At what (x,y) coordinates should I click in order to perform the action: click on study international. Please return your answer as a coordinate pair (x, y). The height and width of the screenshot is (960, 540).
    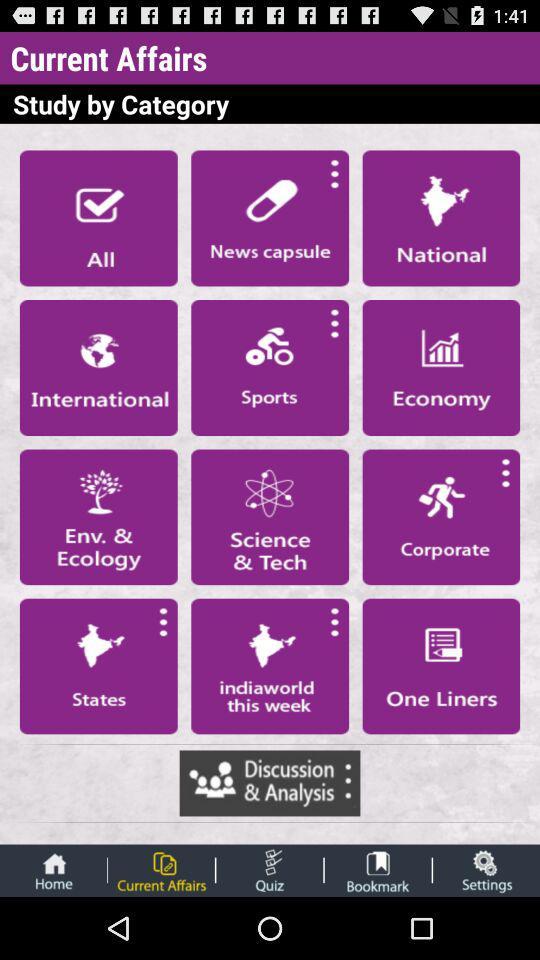
    Looking at the image, I should click on (97, 366).